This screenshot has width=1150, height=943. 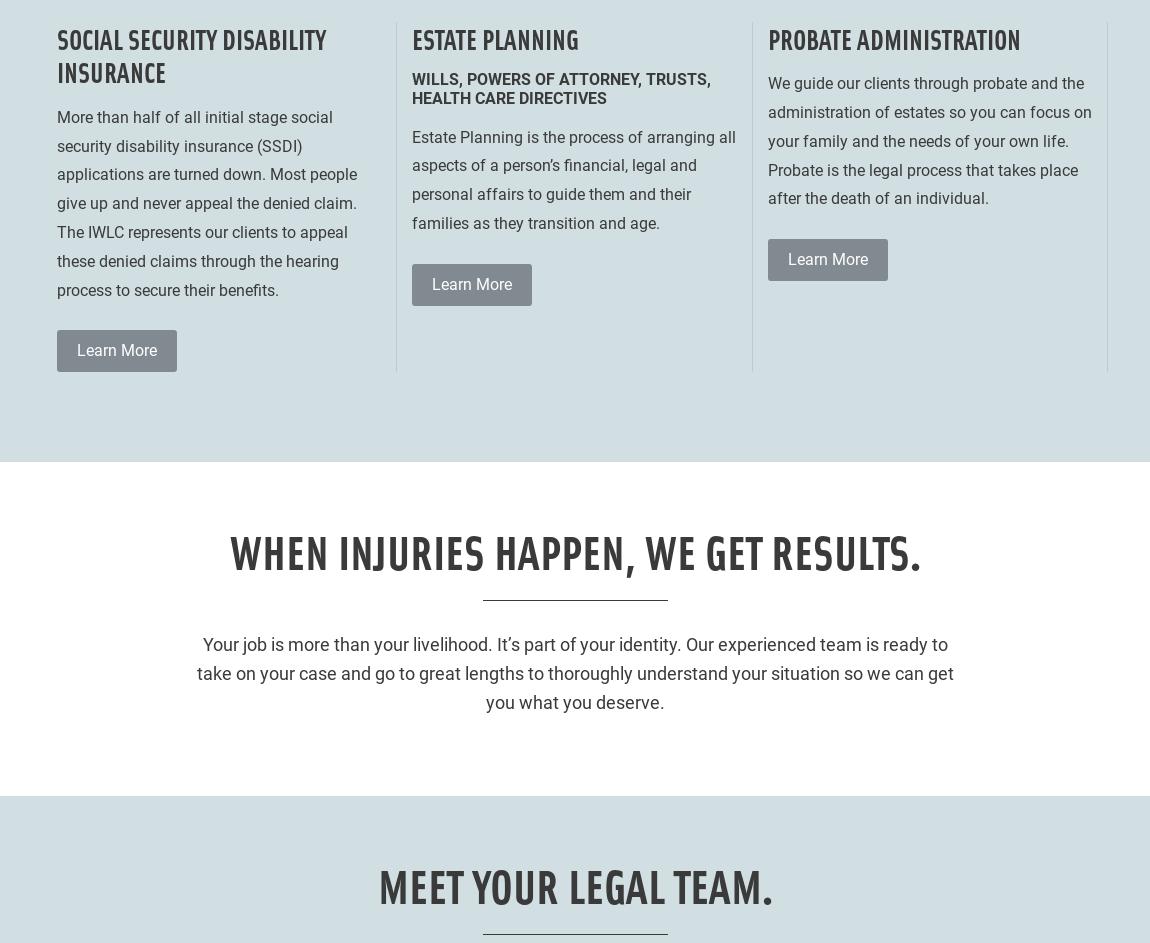 What do you see at coordinates (206, 202) in the screenshot?
I see `'More than half of all initial stage social security disability insurance (SSDI) applications are turned down. Most people give up and never appeal the denied claim. The IWLC represents our clients to appeal these denied claims through the hearing process to secure their benefits.'` at bounding box center [206, 202].